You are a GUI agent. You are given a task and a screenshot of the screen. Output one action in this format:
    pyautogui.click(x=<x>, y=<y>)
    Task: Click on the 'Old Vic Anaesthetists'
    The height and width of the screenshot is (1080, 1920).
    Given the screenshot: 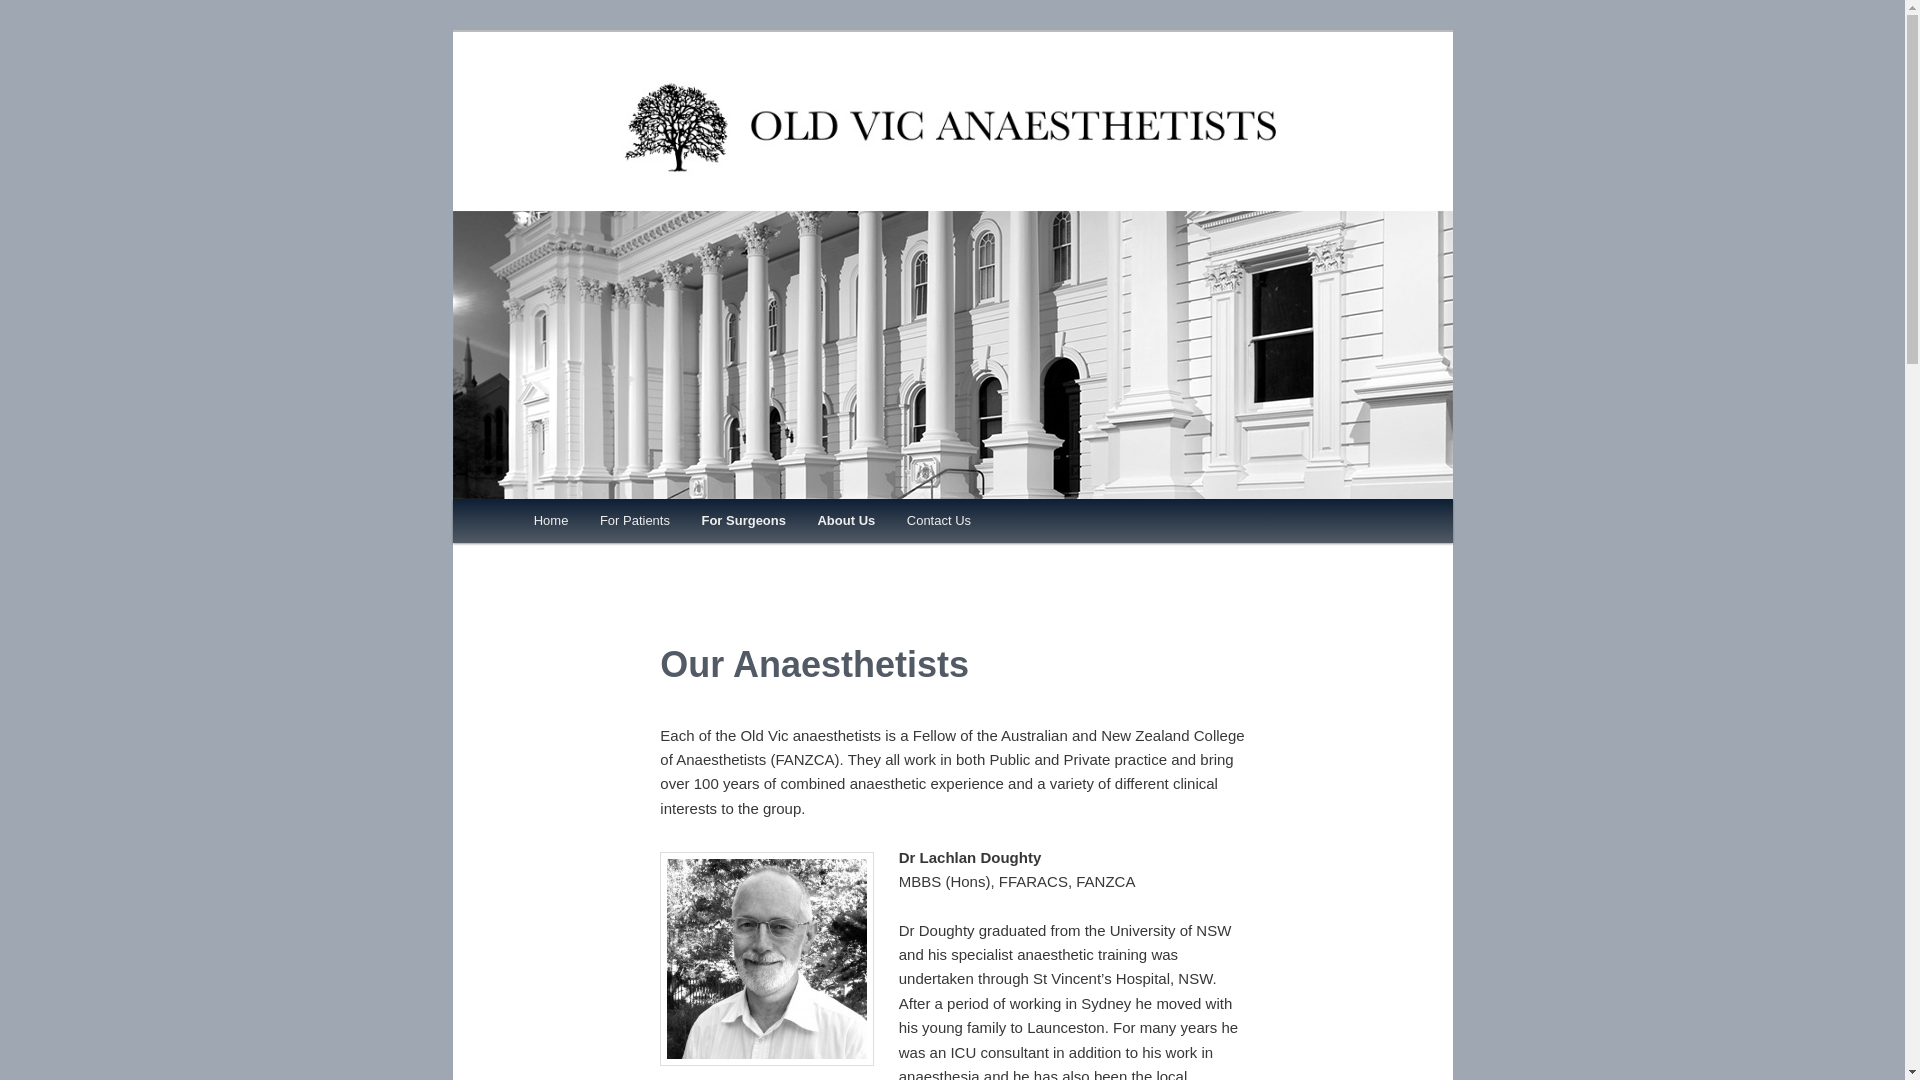 What is the action you would take?
    pyautogui.click(x=950, y=198)
    